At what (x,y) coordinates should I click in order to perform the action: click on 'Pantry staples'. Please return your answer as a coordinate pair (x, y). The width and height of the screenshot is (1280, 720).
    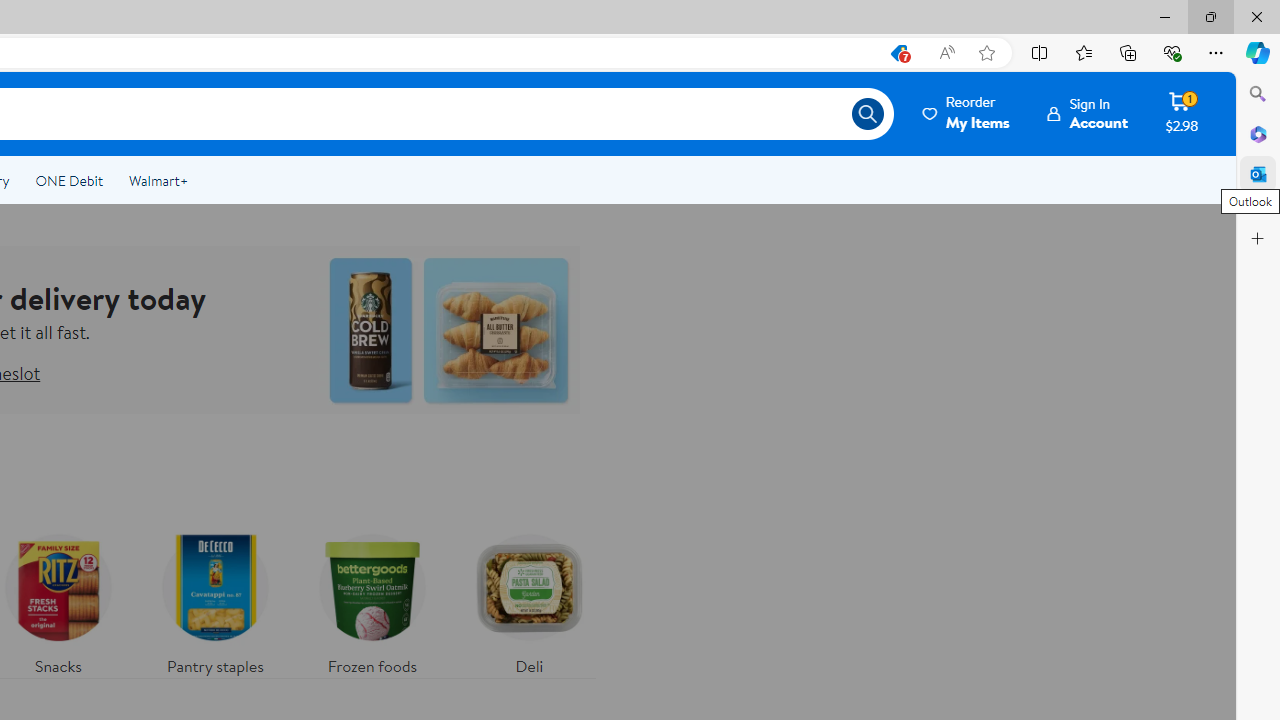
    Looking at the image, I should click on (215, 598).